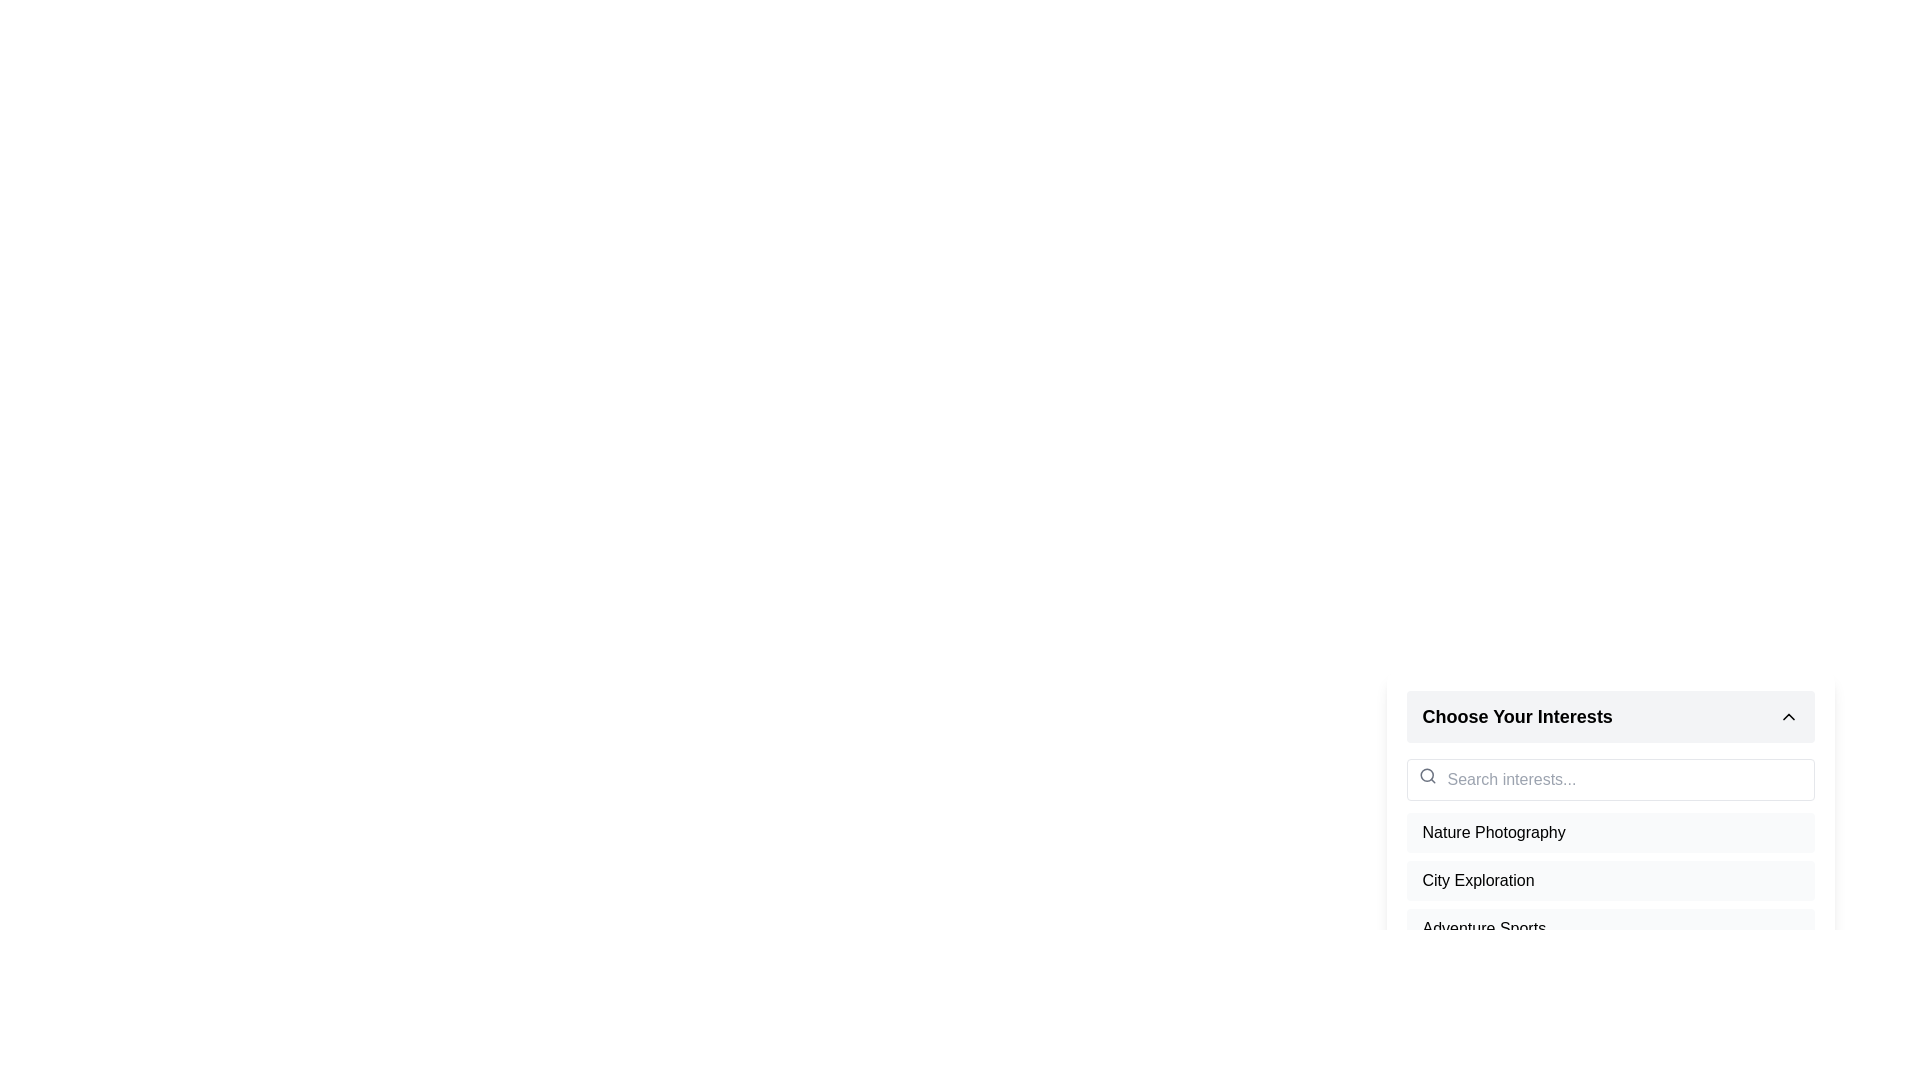 The image size is (1920, 1080). What do you see at coordinates (1478, 879) in the screenshot?
I see `the selectable interest option text located between 'Nature Photography' and 'Adventure Sports' in the 'Choose Your Interests' section` at bounding box center [1478, 879].